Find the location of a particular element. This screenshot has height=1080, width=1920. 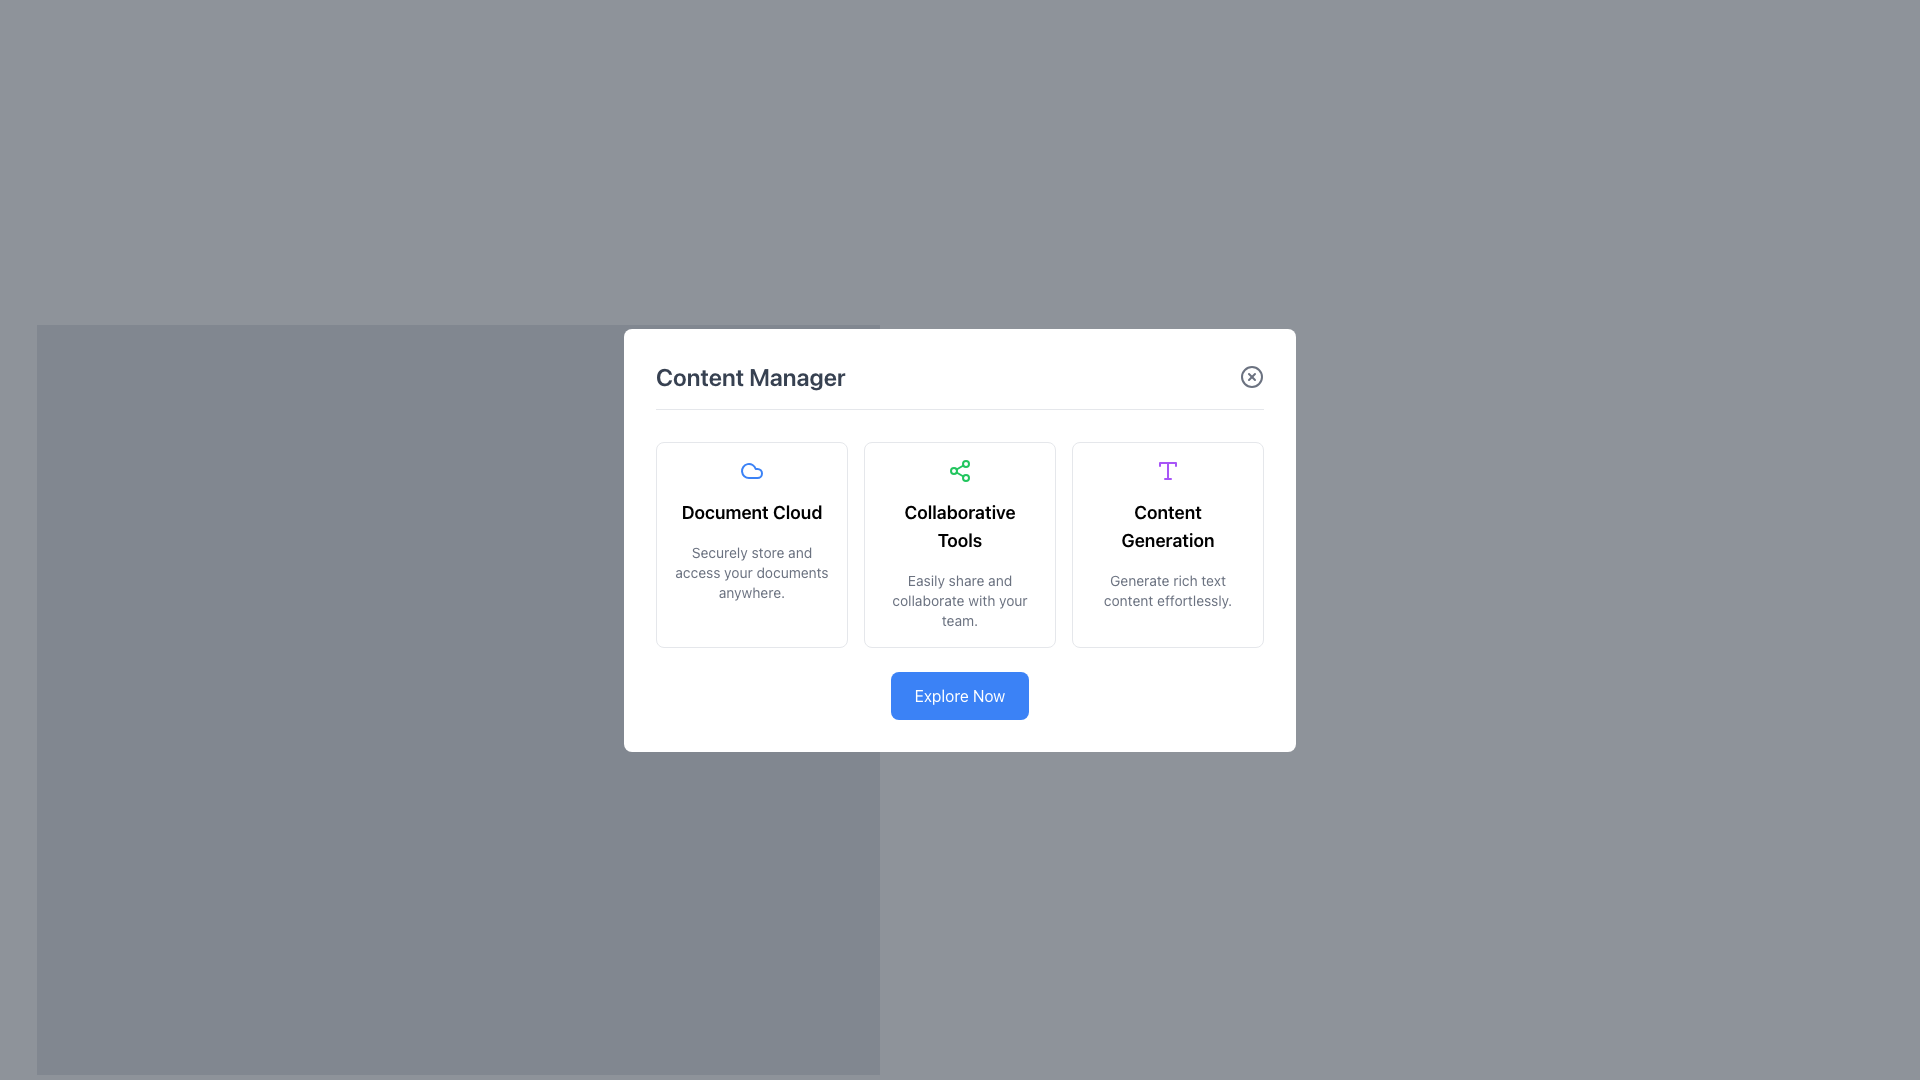

text content 'Easily share and collaborate with your team.' located centrally in the white card interface under the title 'Collaborative Tools.' is located at coordinates (960, 599).